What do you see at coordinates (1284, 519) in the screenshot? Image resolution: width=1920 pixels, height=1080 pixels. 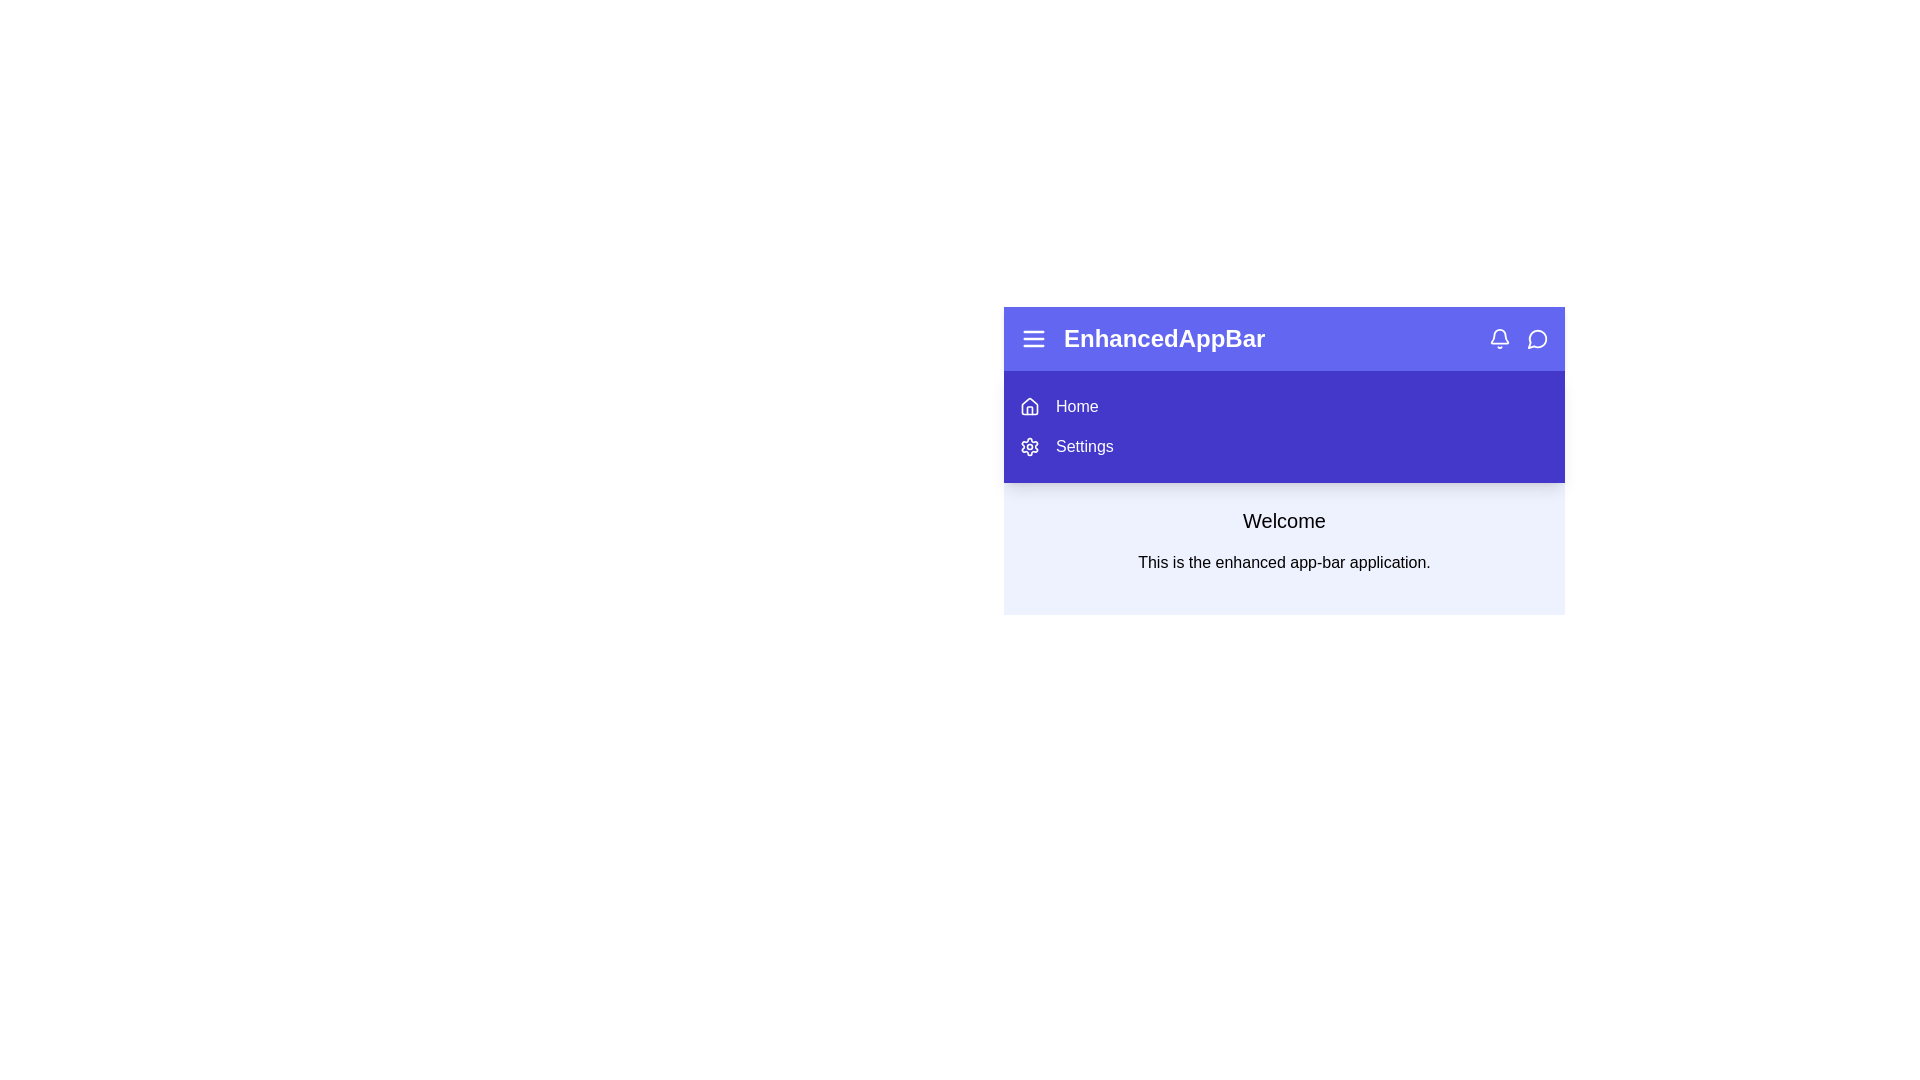 I see `the welcome message to focus on it` at bounding box center [1284, 519].